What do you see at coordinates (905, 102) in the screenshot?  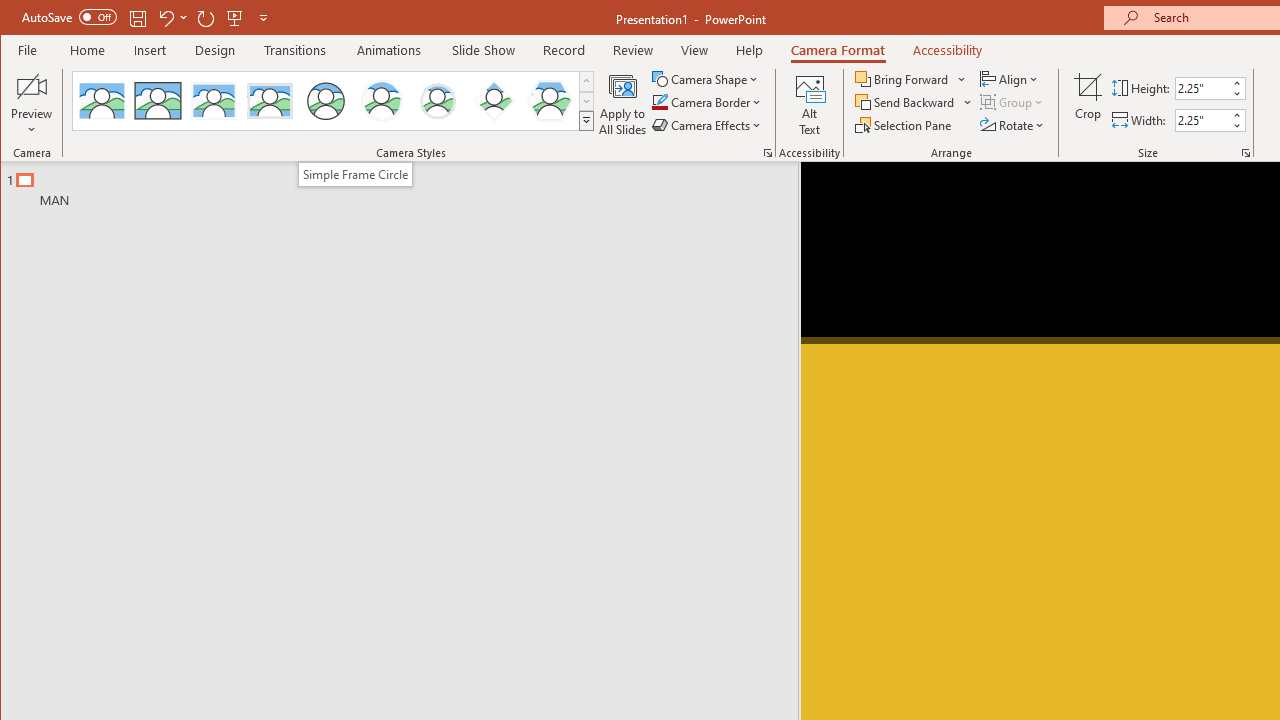 I see `'Send Backward'` at bounding box center [905, 102].